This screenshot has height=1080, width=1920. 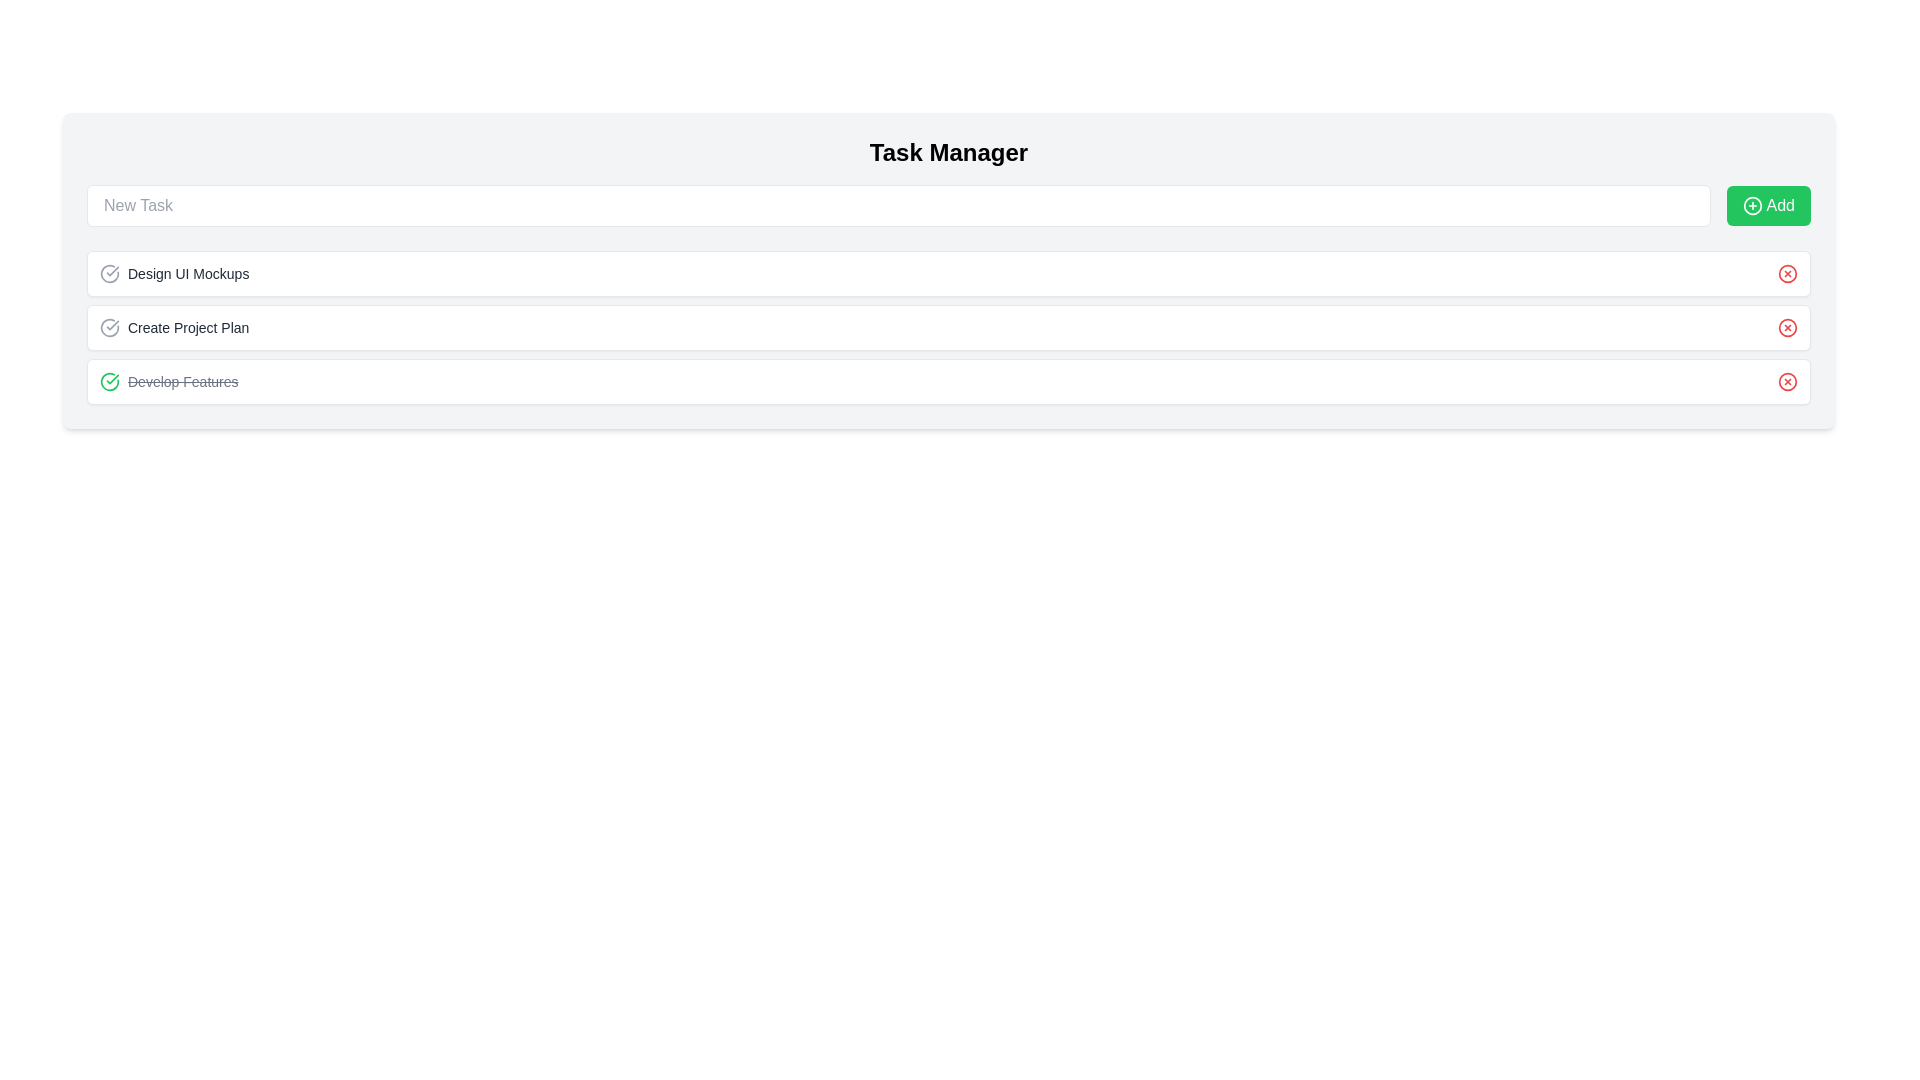 I want to click on the green circular icon with a checkmark inside, which is located at the leftmost side of the 'Develop Features' line, so click(x=109, y=381).